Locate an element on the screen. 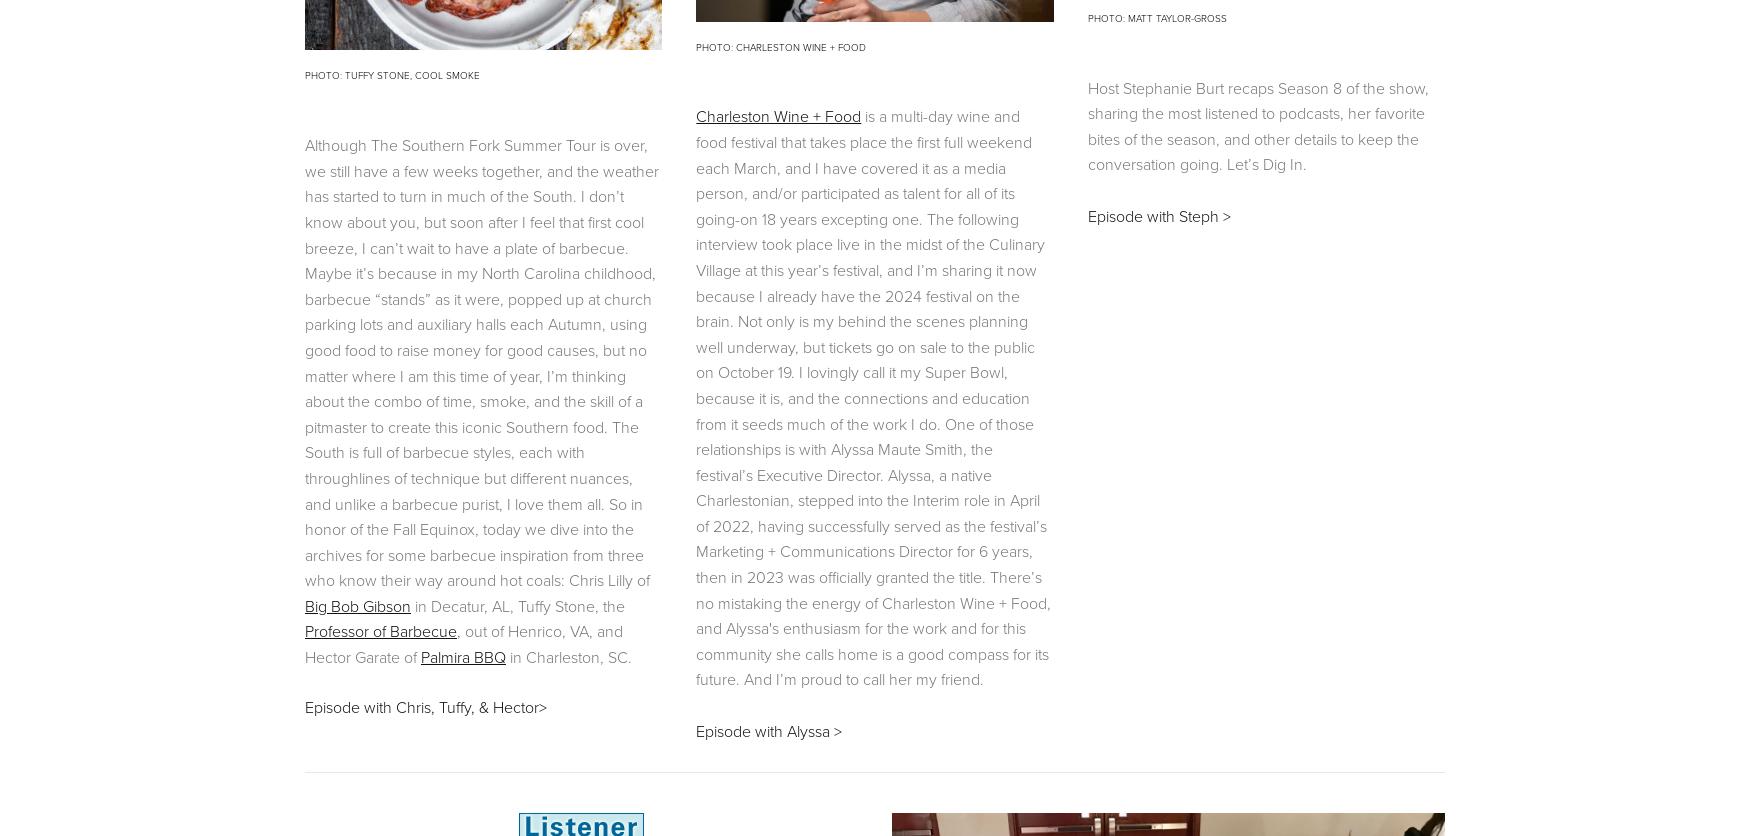  'Big Bob Gibson' is located at coordinates (358, 604).